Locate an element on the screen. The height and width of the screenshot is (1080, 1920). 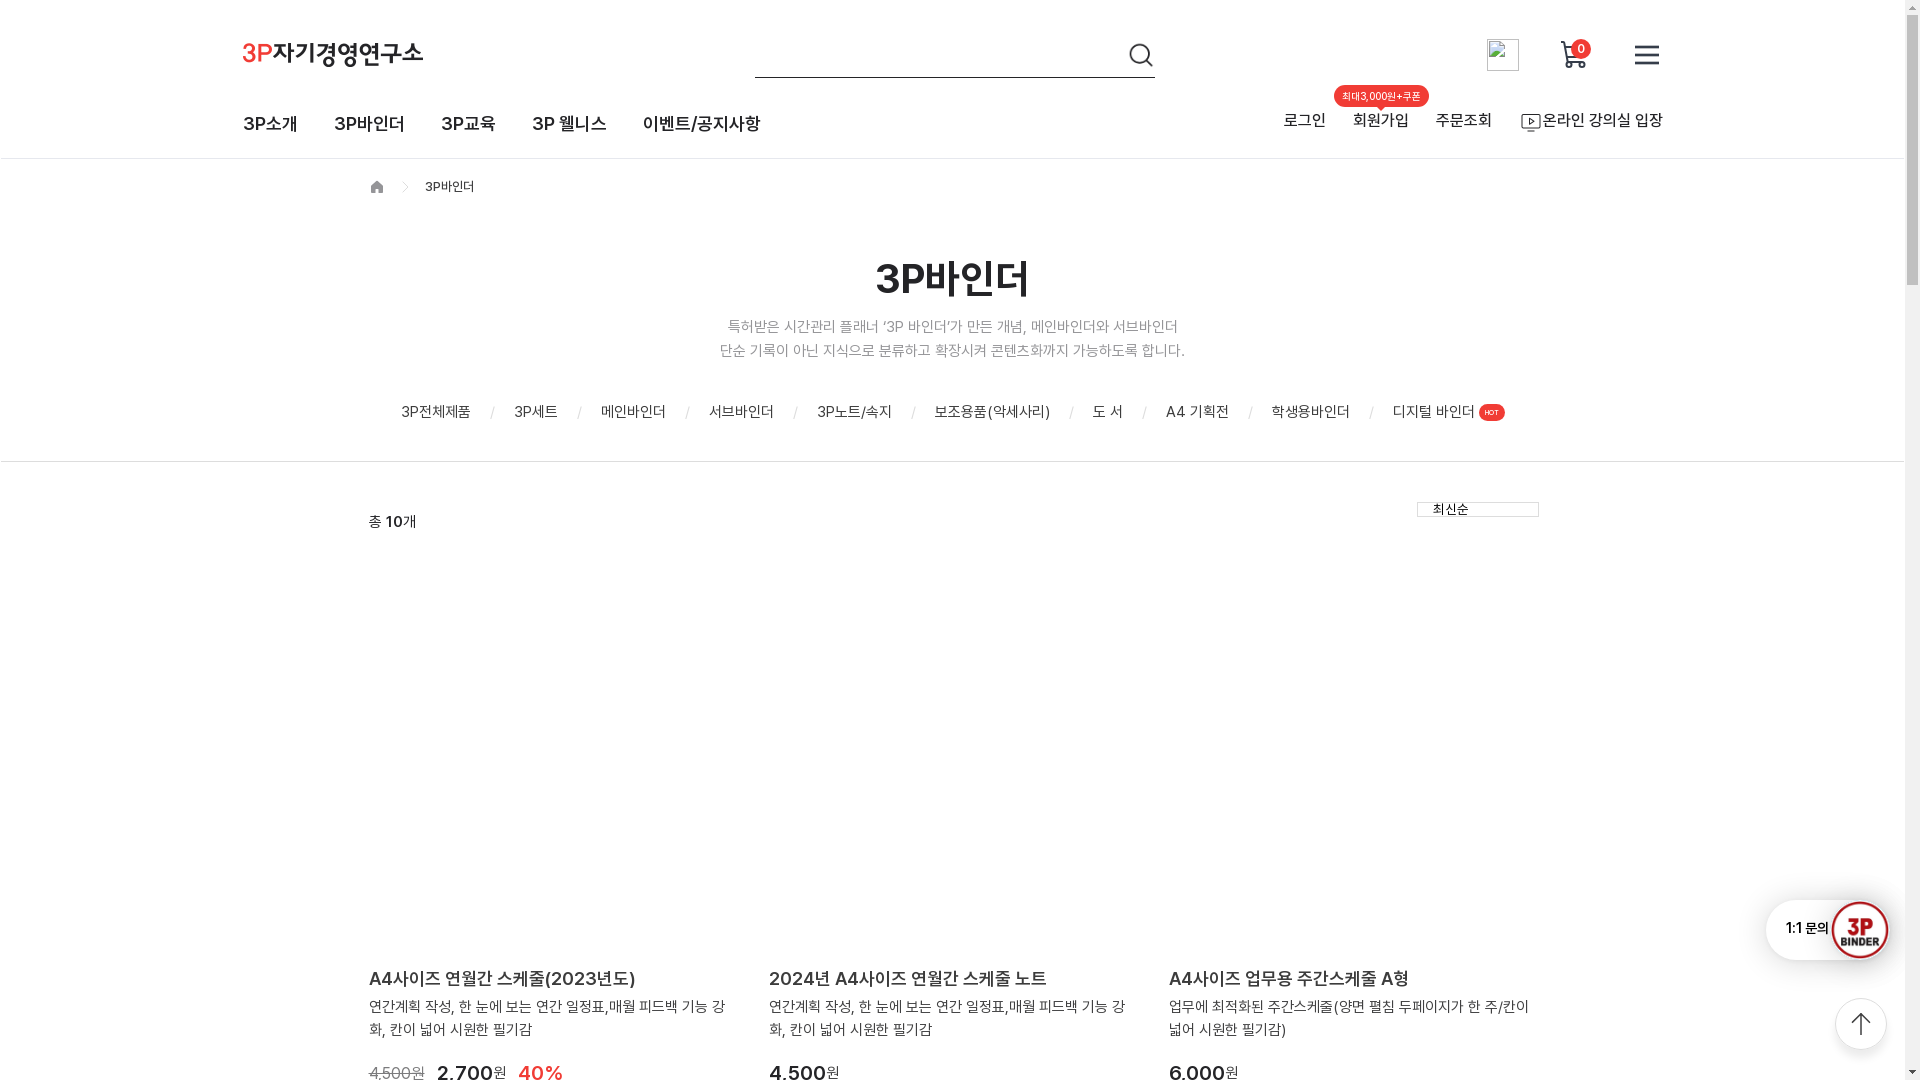
'0' is located at coordinates (1557, 53).